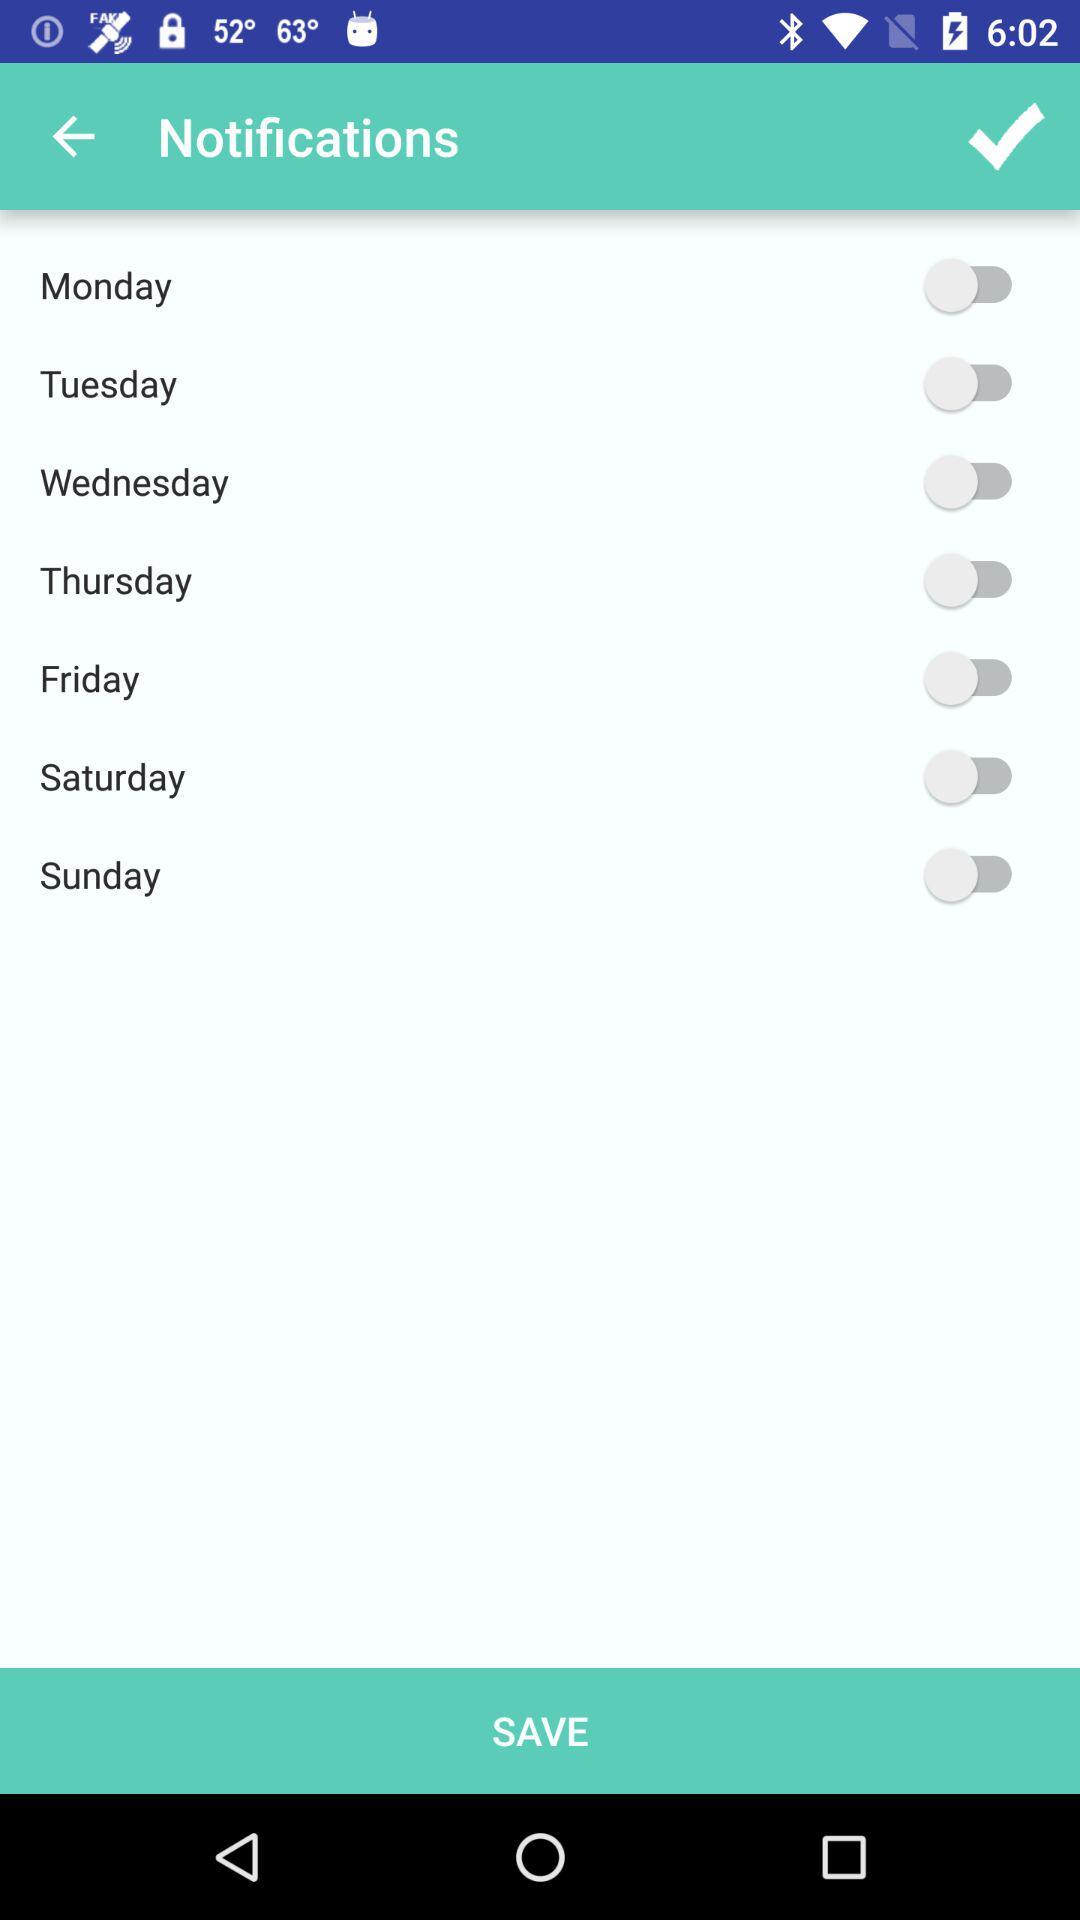 This screenshot has width=1080, height=1920. I want to click on thursday notification, so click(872, 579).